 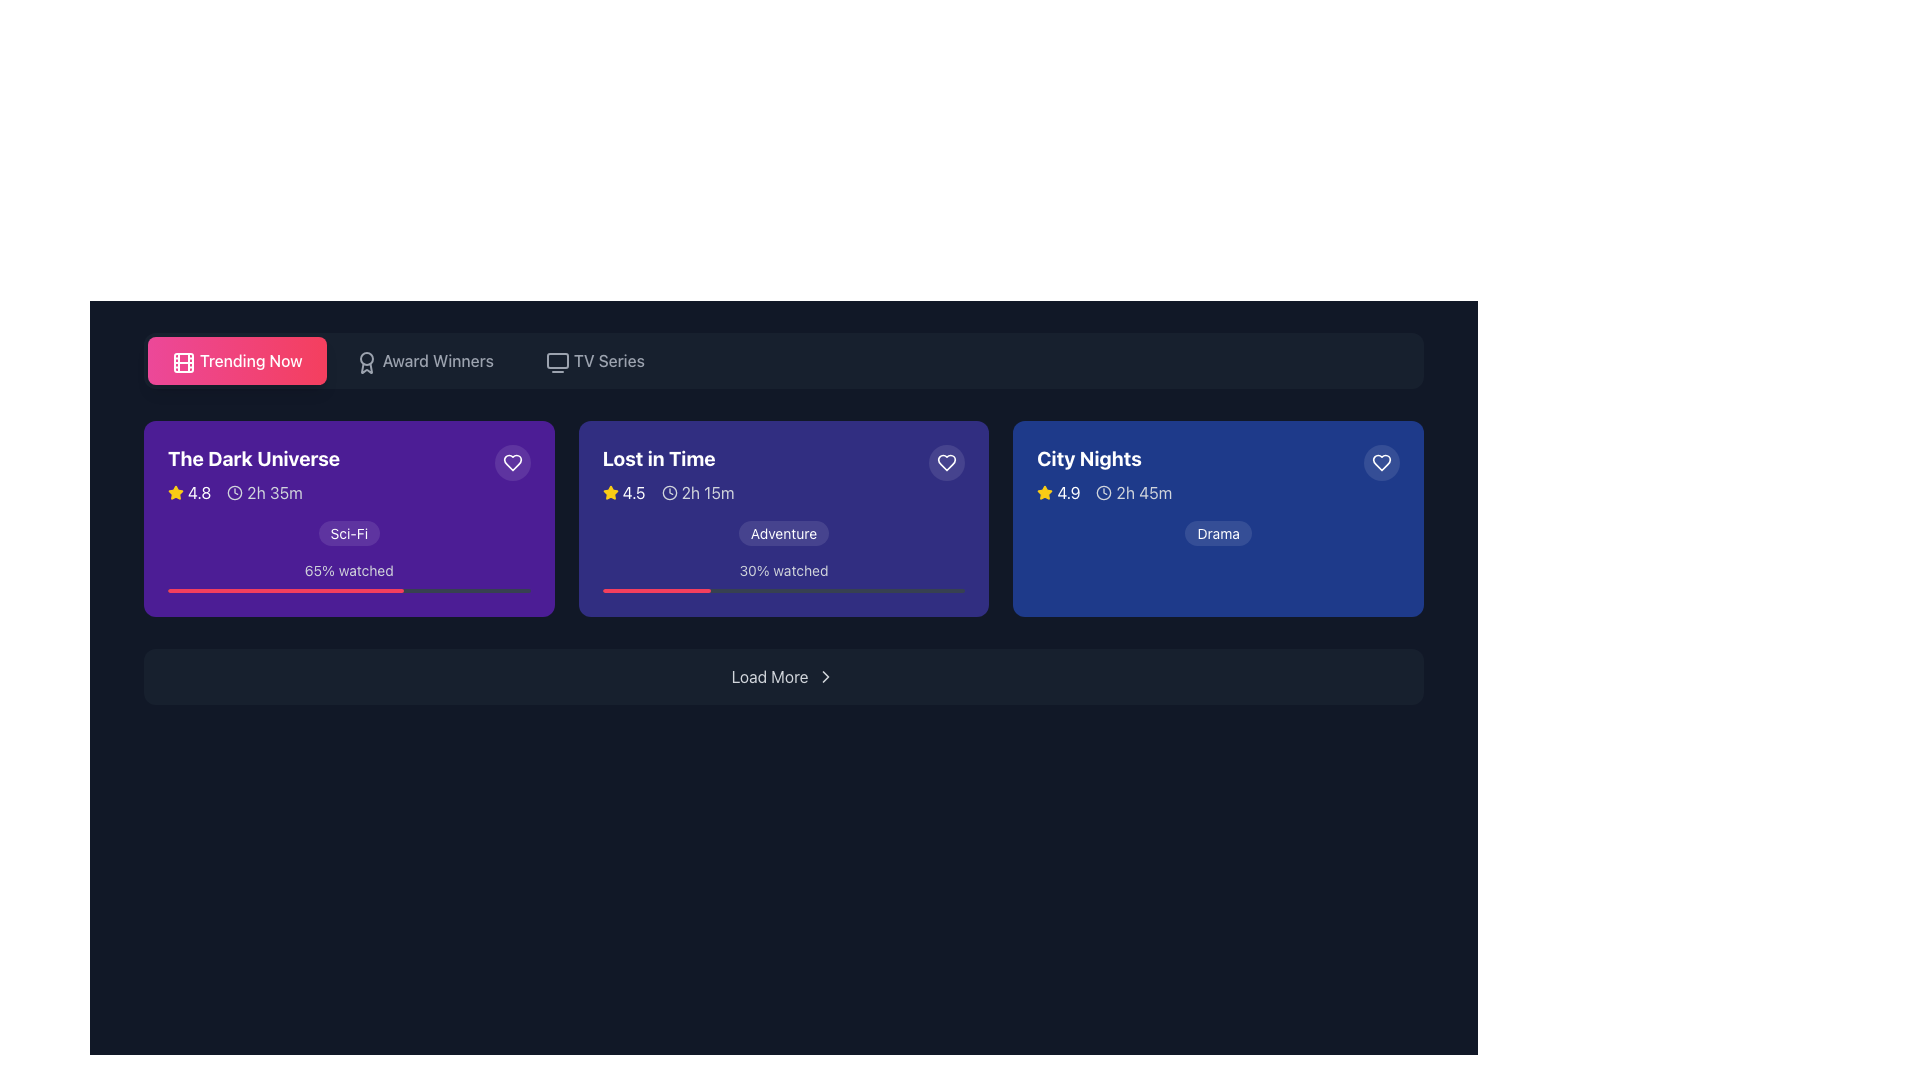 I want to click on the yellow filled star icon located to the left of the numerical rating '4.5' in the 'Lost in Time' card, so click(x=609, y=493).